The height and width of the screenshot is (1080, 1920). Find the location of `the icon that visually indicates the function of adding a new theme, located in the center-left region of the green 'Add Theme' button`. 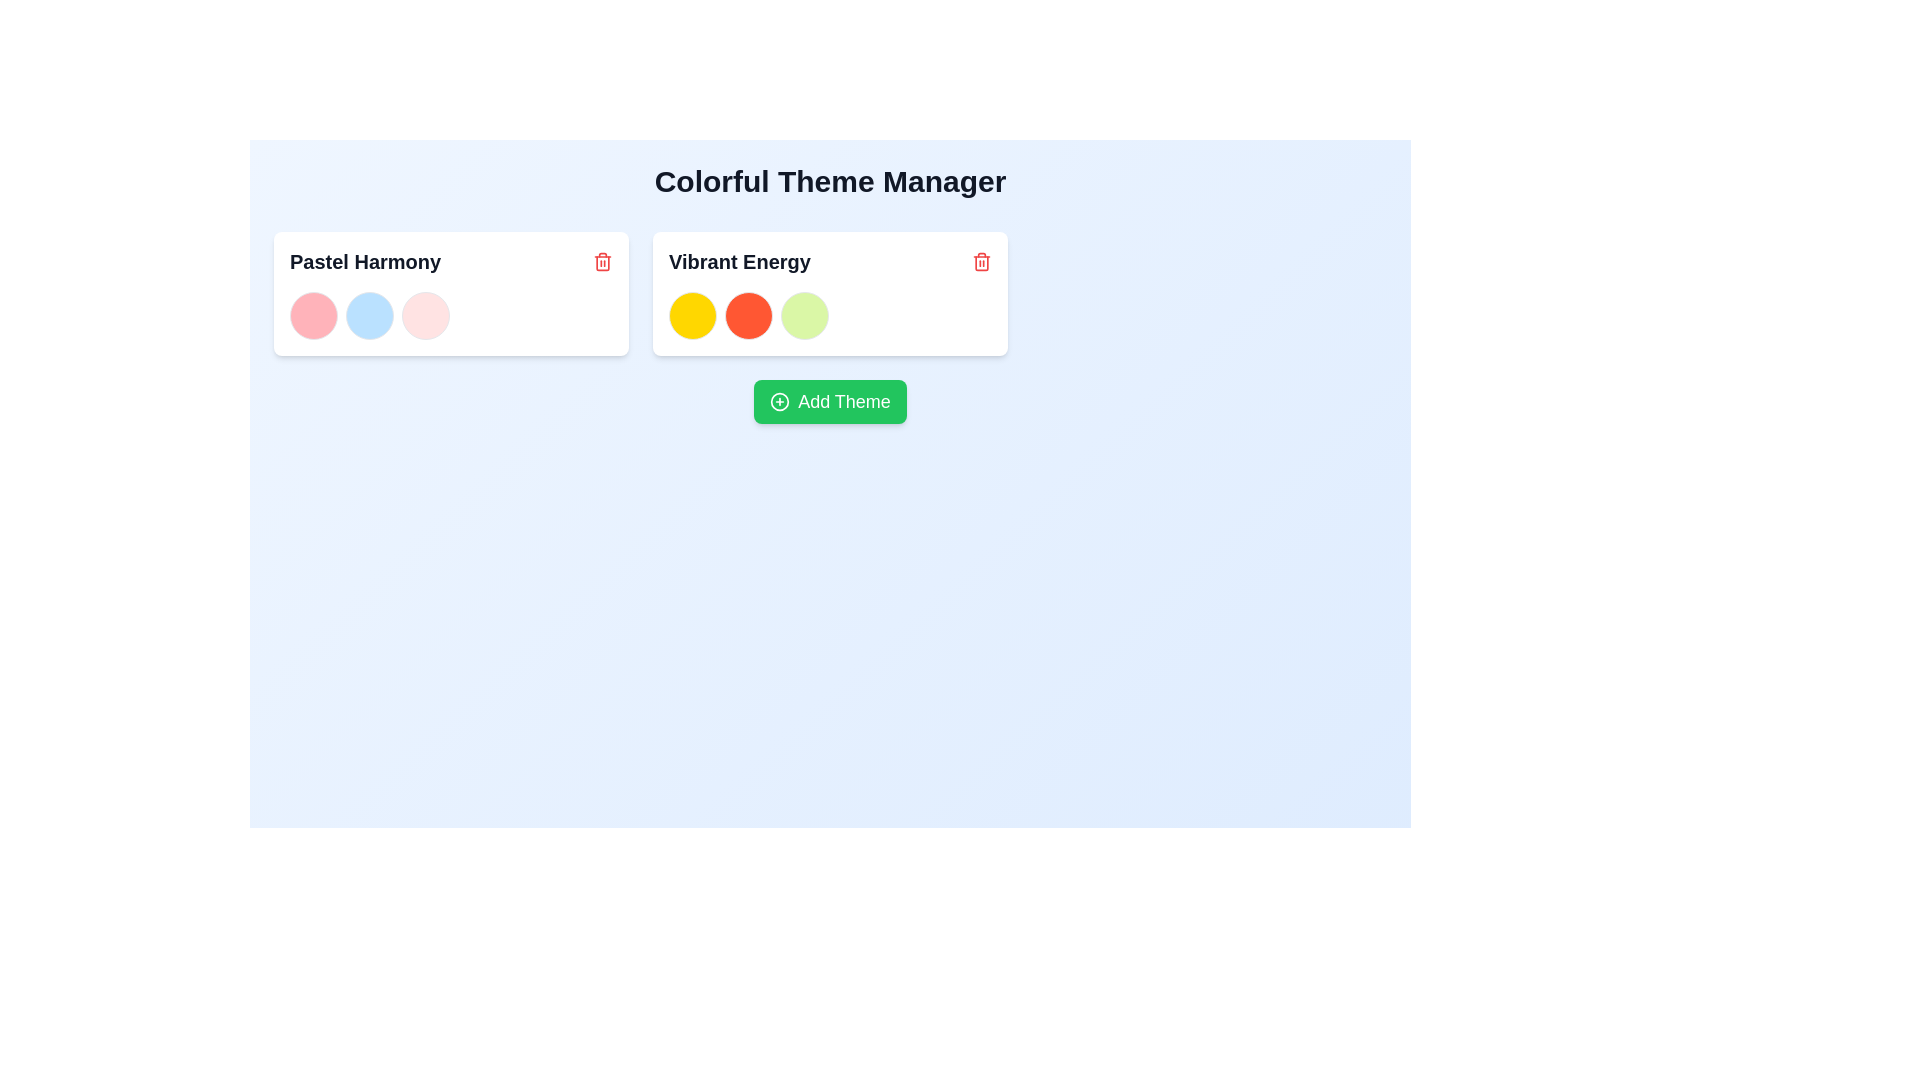

the icon that visually indicates the function of adding a new theme, located in the center-left region of the green 'Add Theme' button is located at coordinates (779, 401).